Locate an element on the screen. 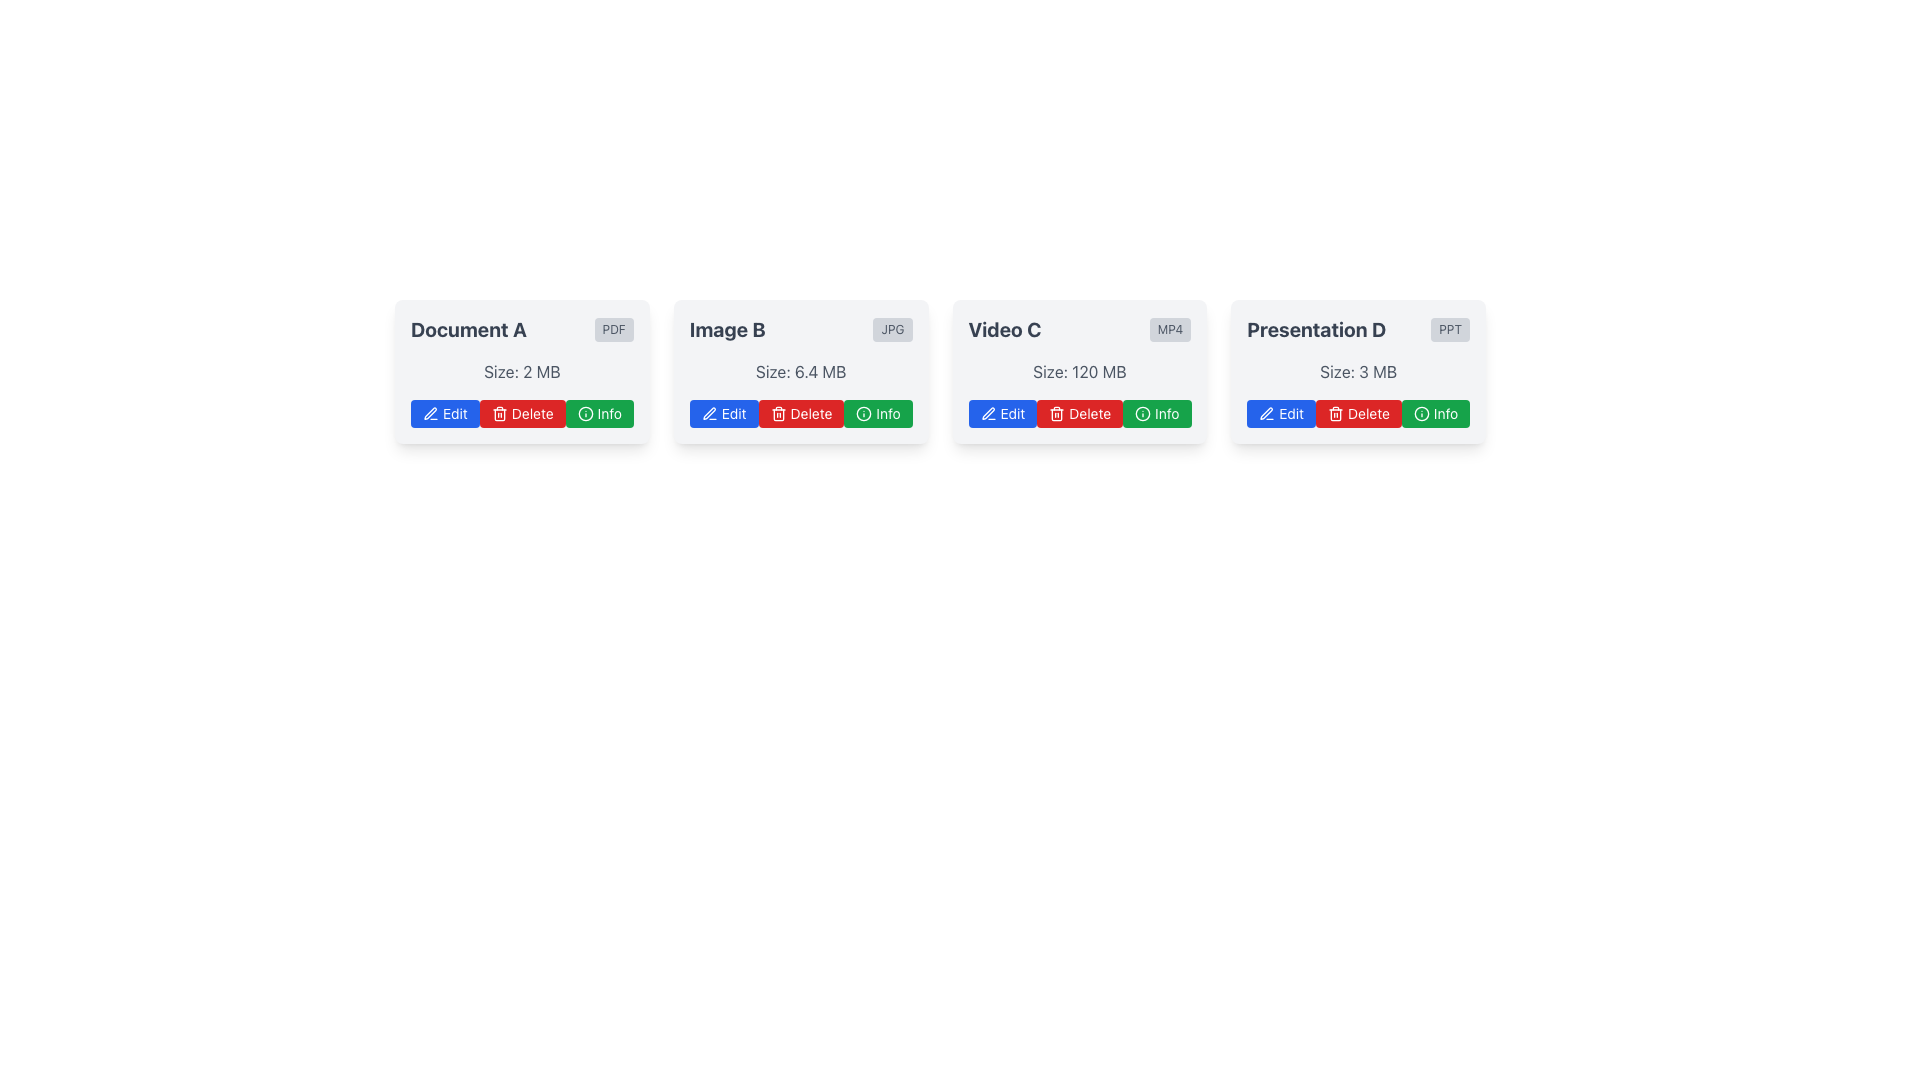  the red 'Delete' button with rounded corners and a trash-can icon to change its color, indicating interactivity is located at coordinates (801, 412).